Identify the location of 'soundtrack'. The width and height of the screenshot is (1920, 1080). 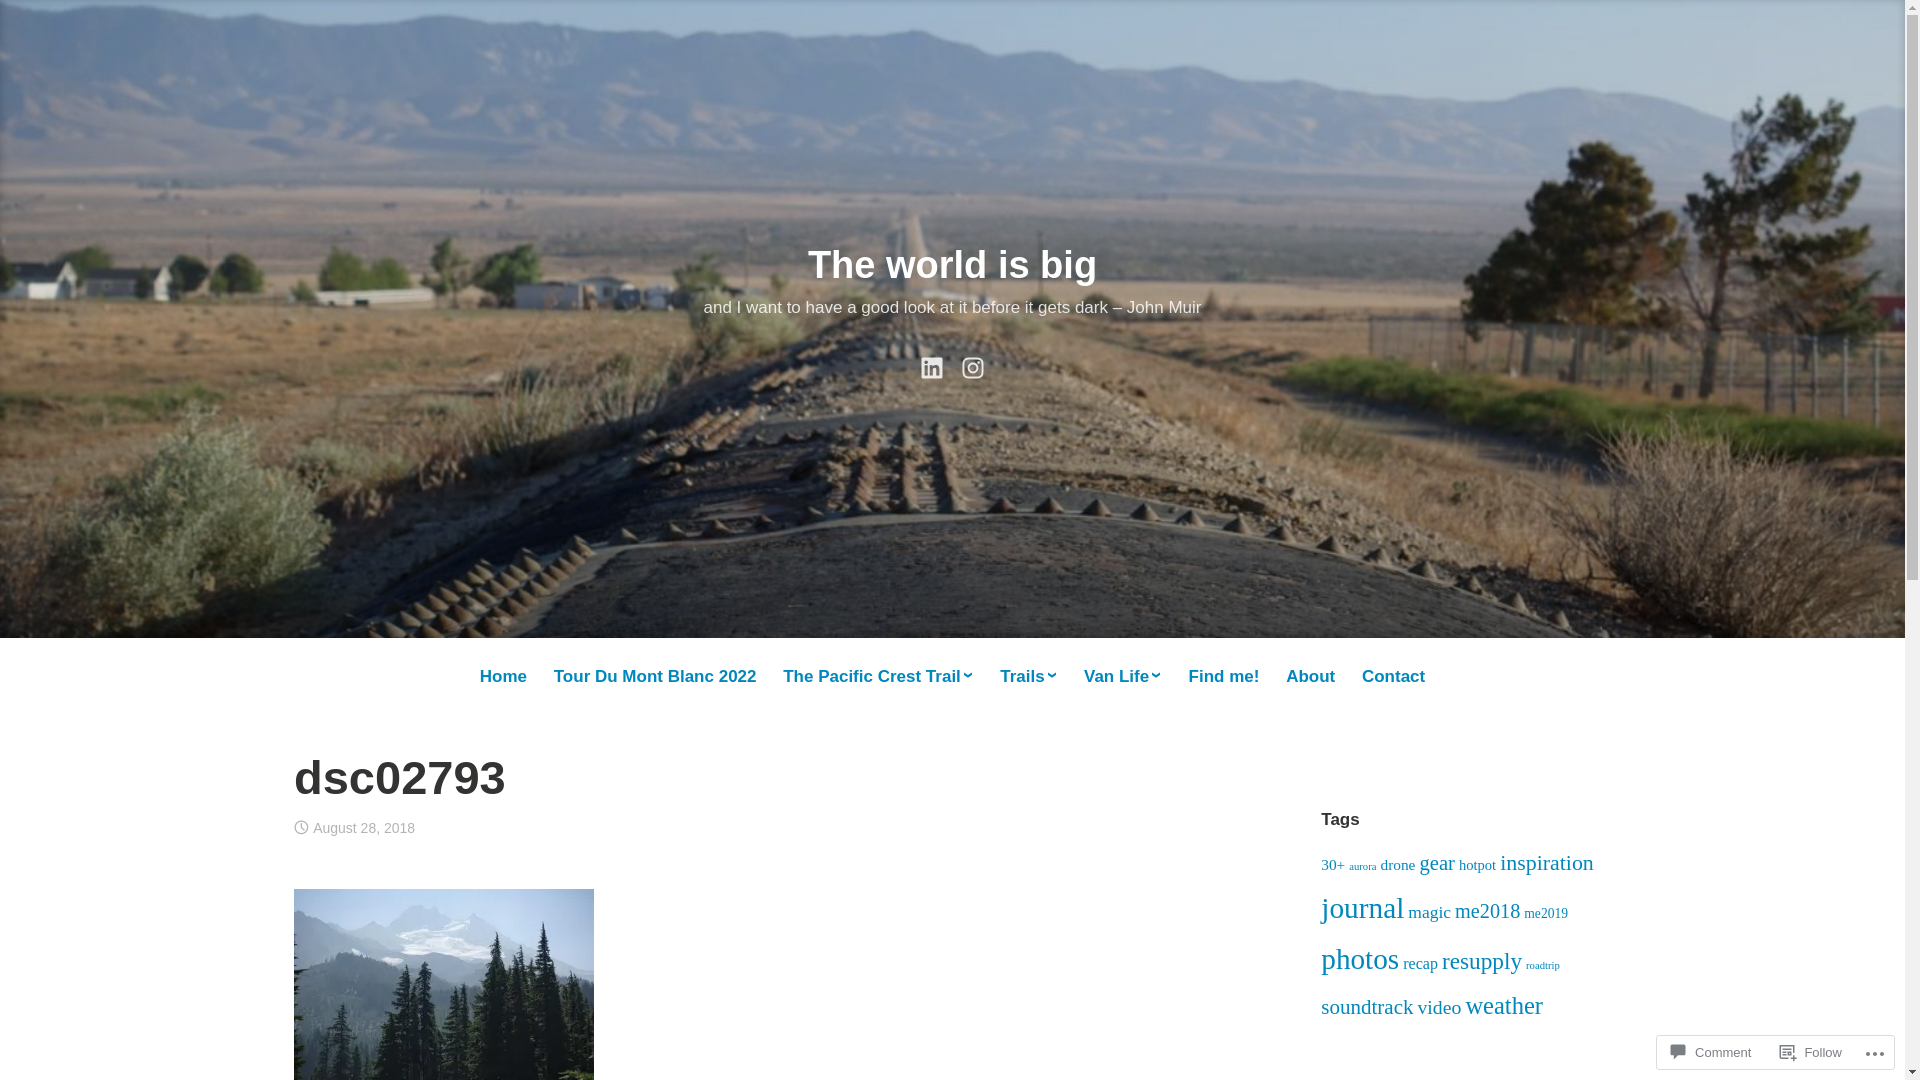
(1366, 1006).